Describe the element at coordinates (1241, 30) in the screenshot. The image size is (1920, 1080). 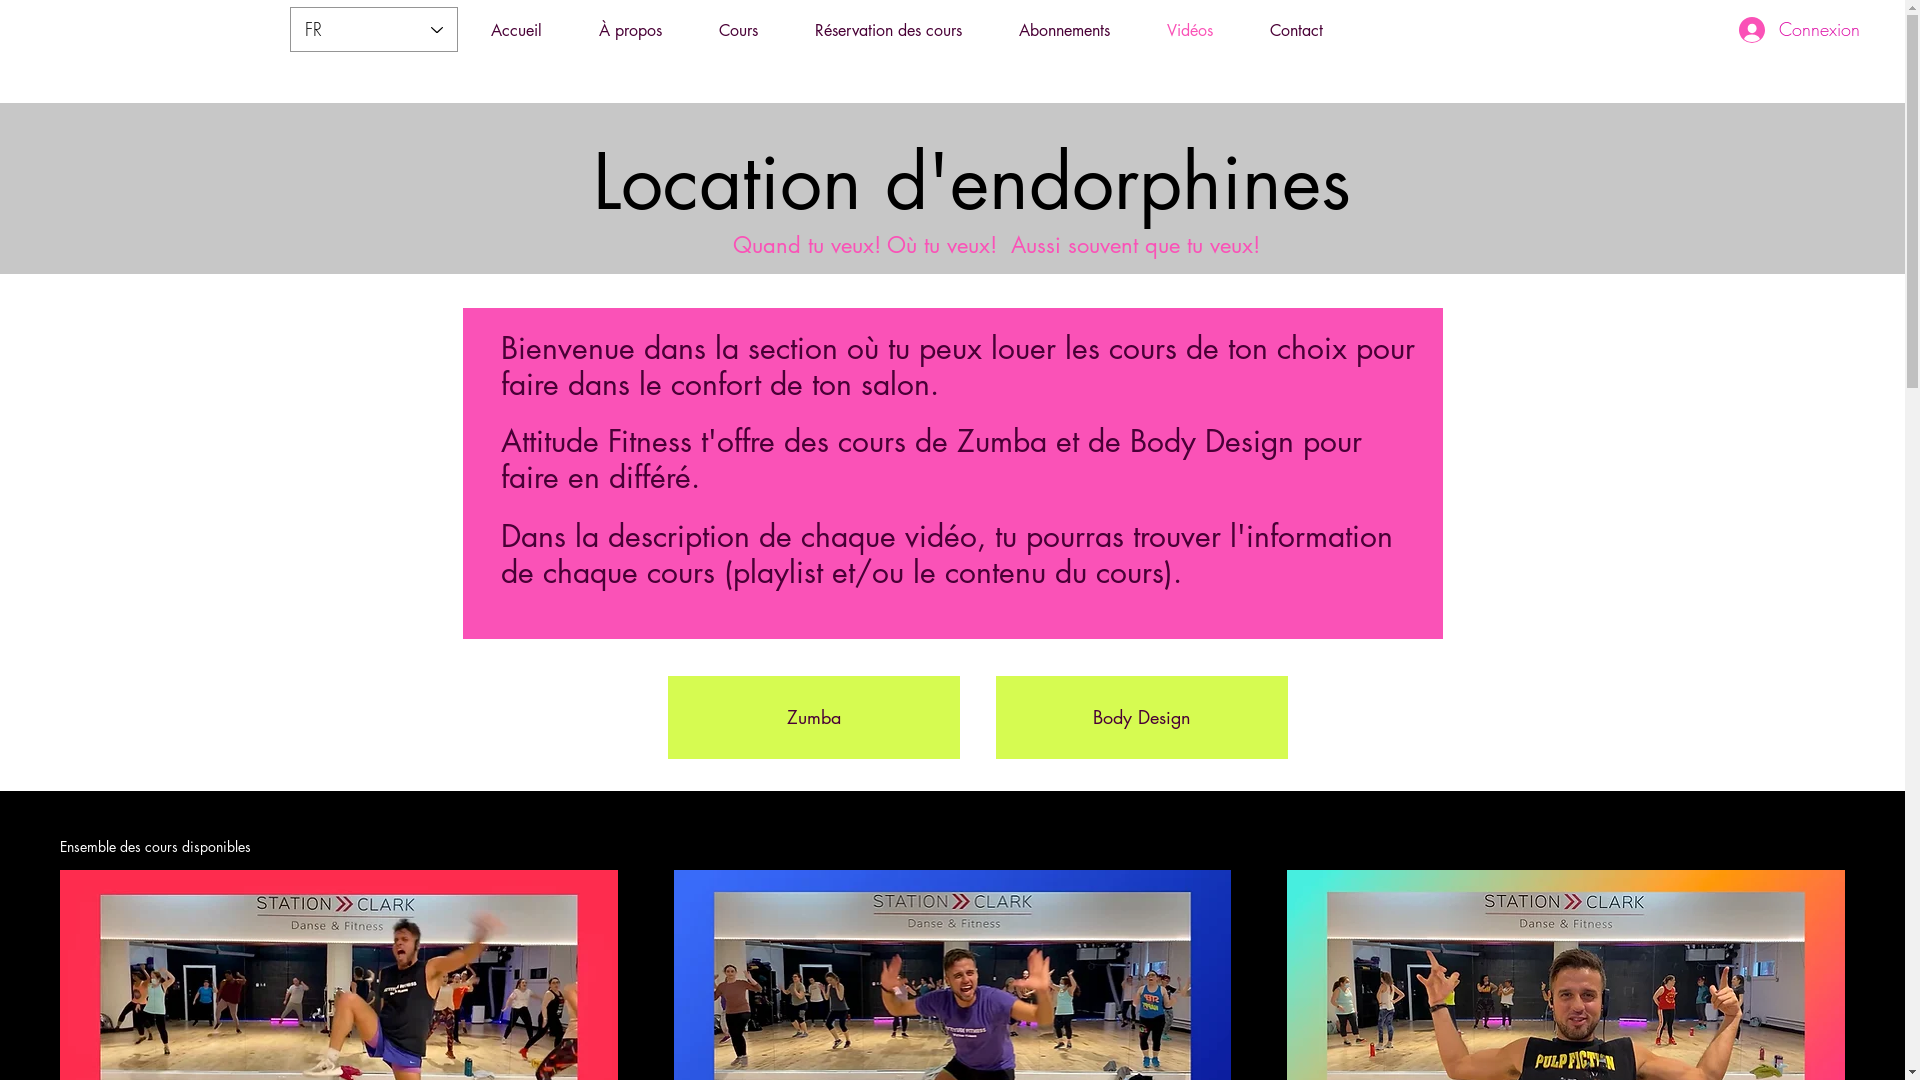
I see `'Contact'` at that location.